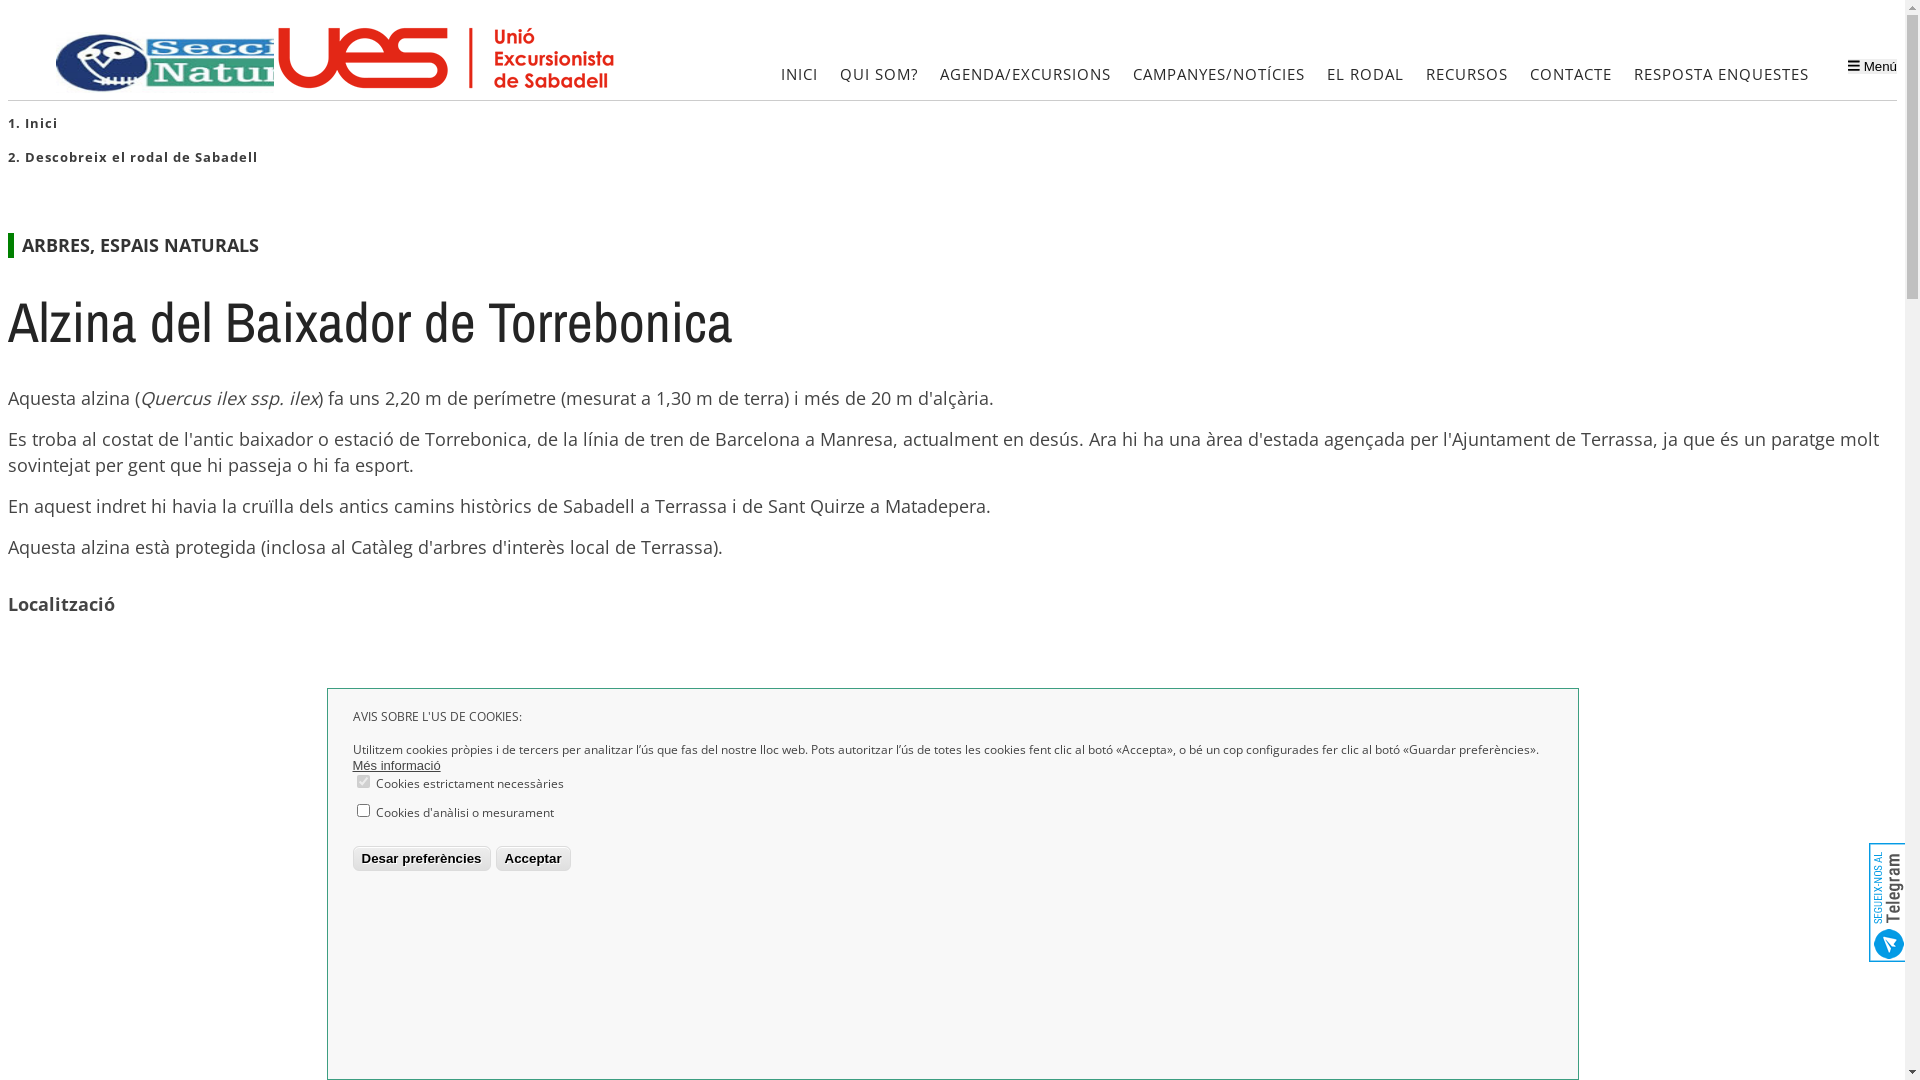 The height and width of the screenshot is (1080, 1920). I want to click on 'INICI', so click(798, 74).